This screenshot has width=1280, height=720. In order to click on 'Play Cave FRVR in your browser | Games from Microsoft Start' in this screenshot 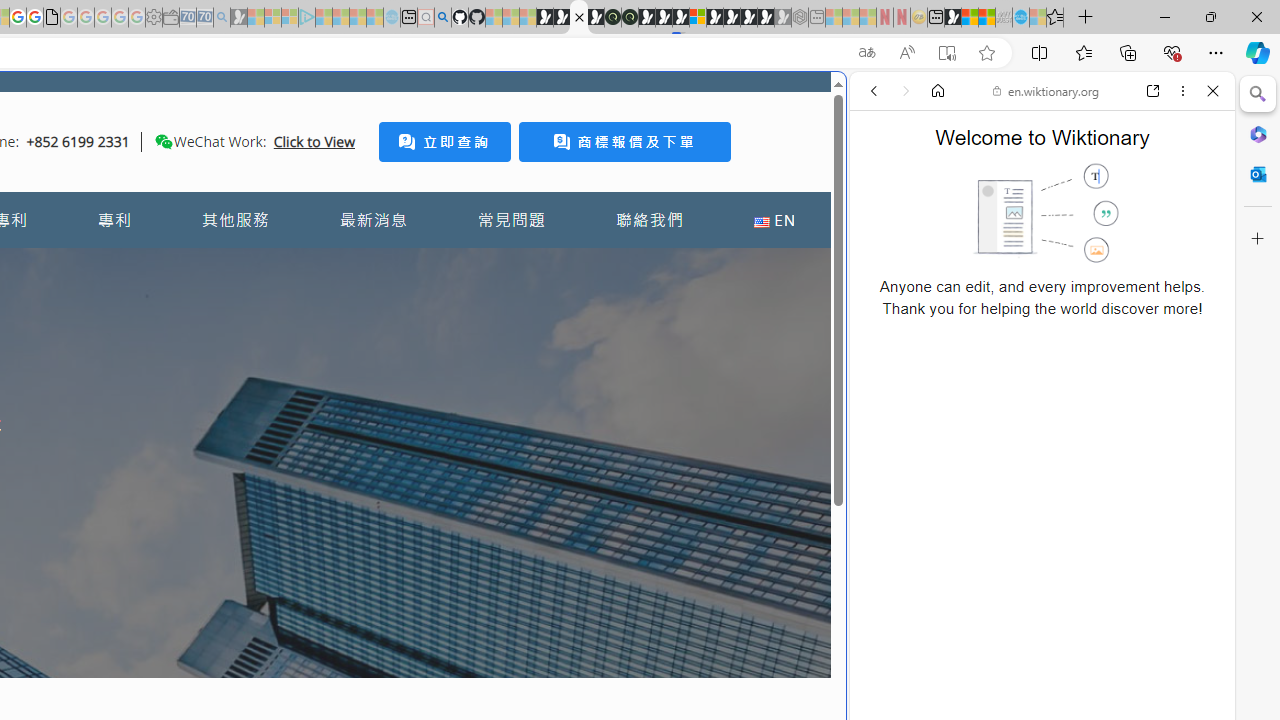, I will do `click(663, 17)`.